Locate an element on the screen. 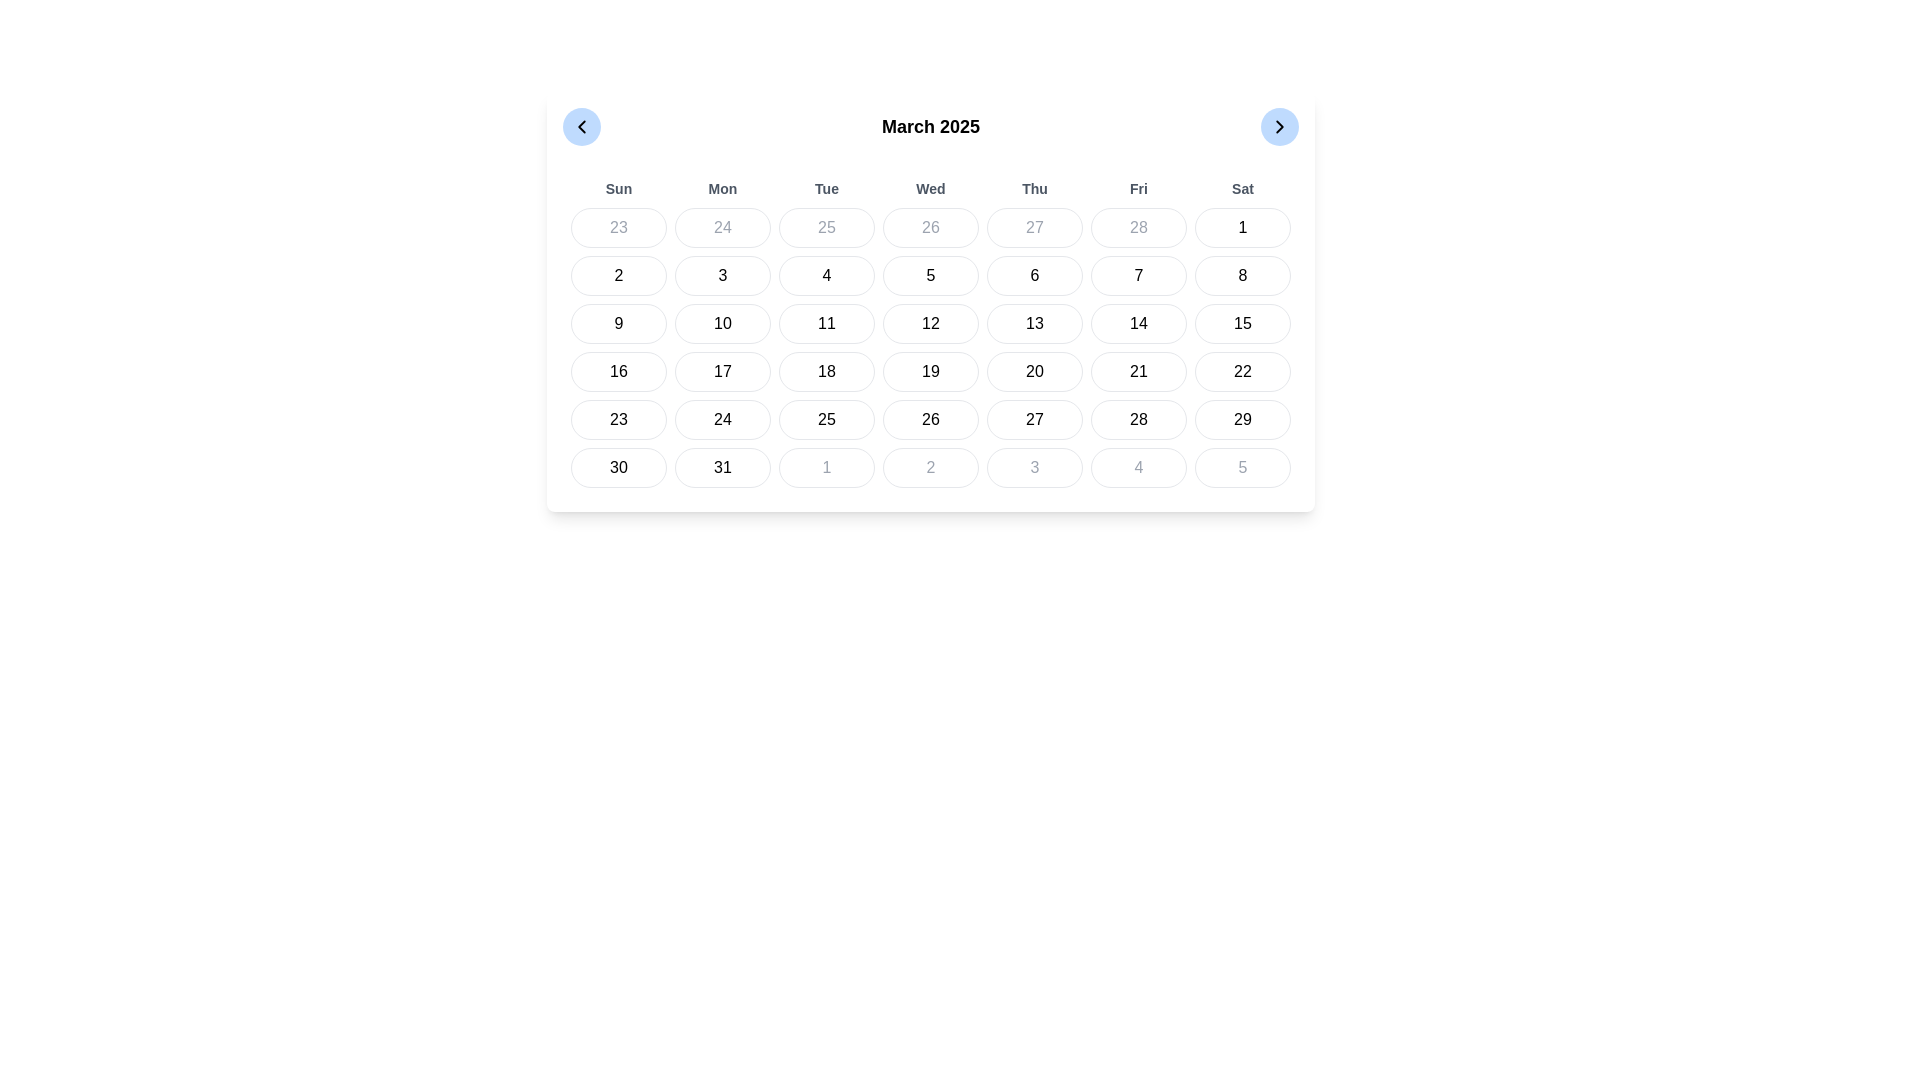 The image size is (1920, 1080). the text label displaying 'Sun', which is the first element in a sequence of day abbreviations at the top of the calendar layout is located at coordinates (618, 189).